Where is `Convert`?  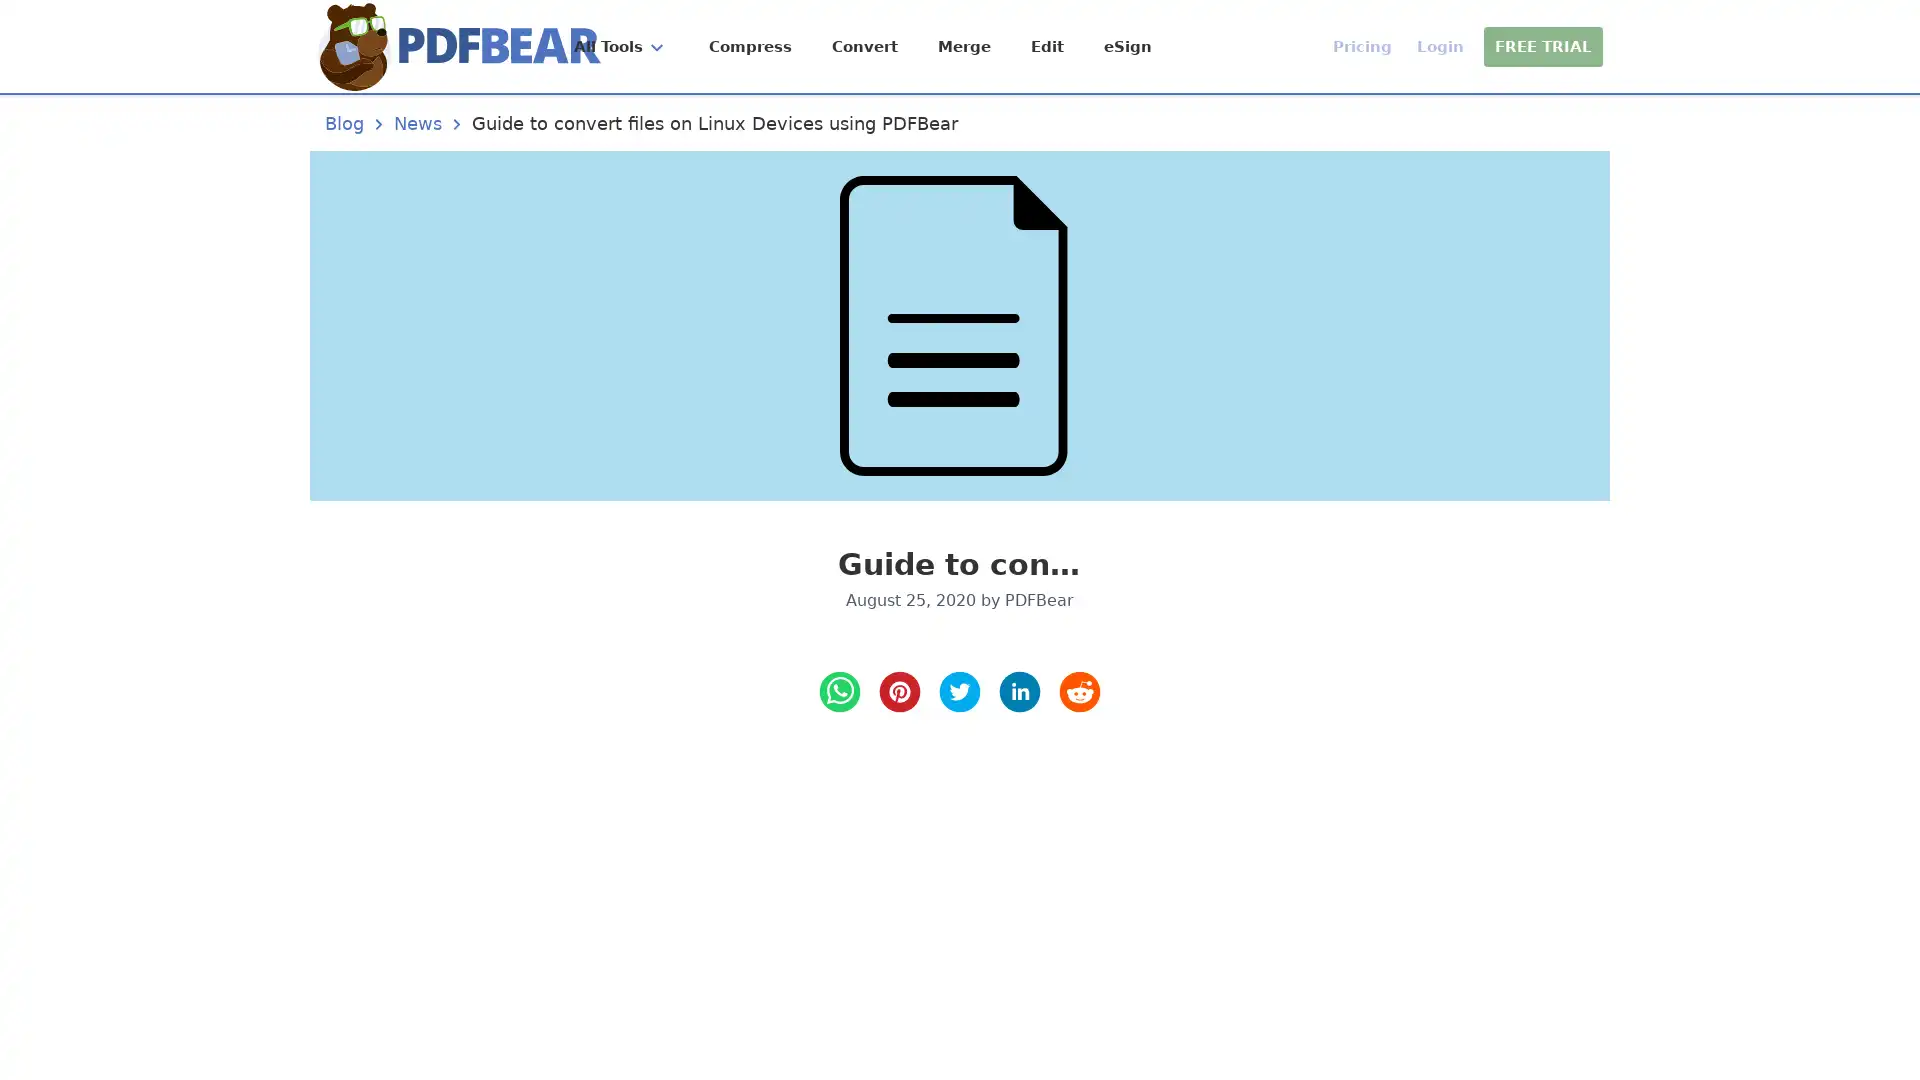 Convert is located at coordinates (864, 45).